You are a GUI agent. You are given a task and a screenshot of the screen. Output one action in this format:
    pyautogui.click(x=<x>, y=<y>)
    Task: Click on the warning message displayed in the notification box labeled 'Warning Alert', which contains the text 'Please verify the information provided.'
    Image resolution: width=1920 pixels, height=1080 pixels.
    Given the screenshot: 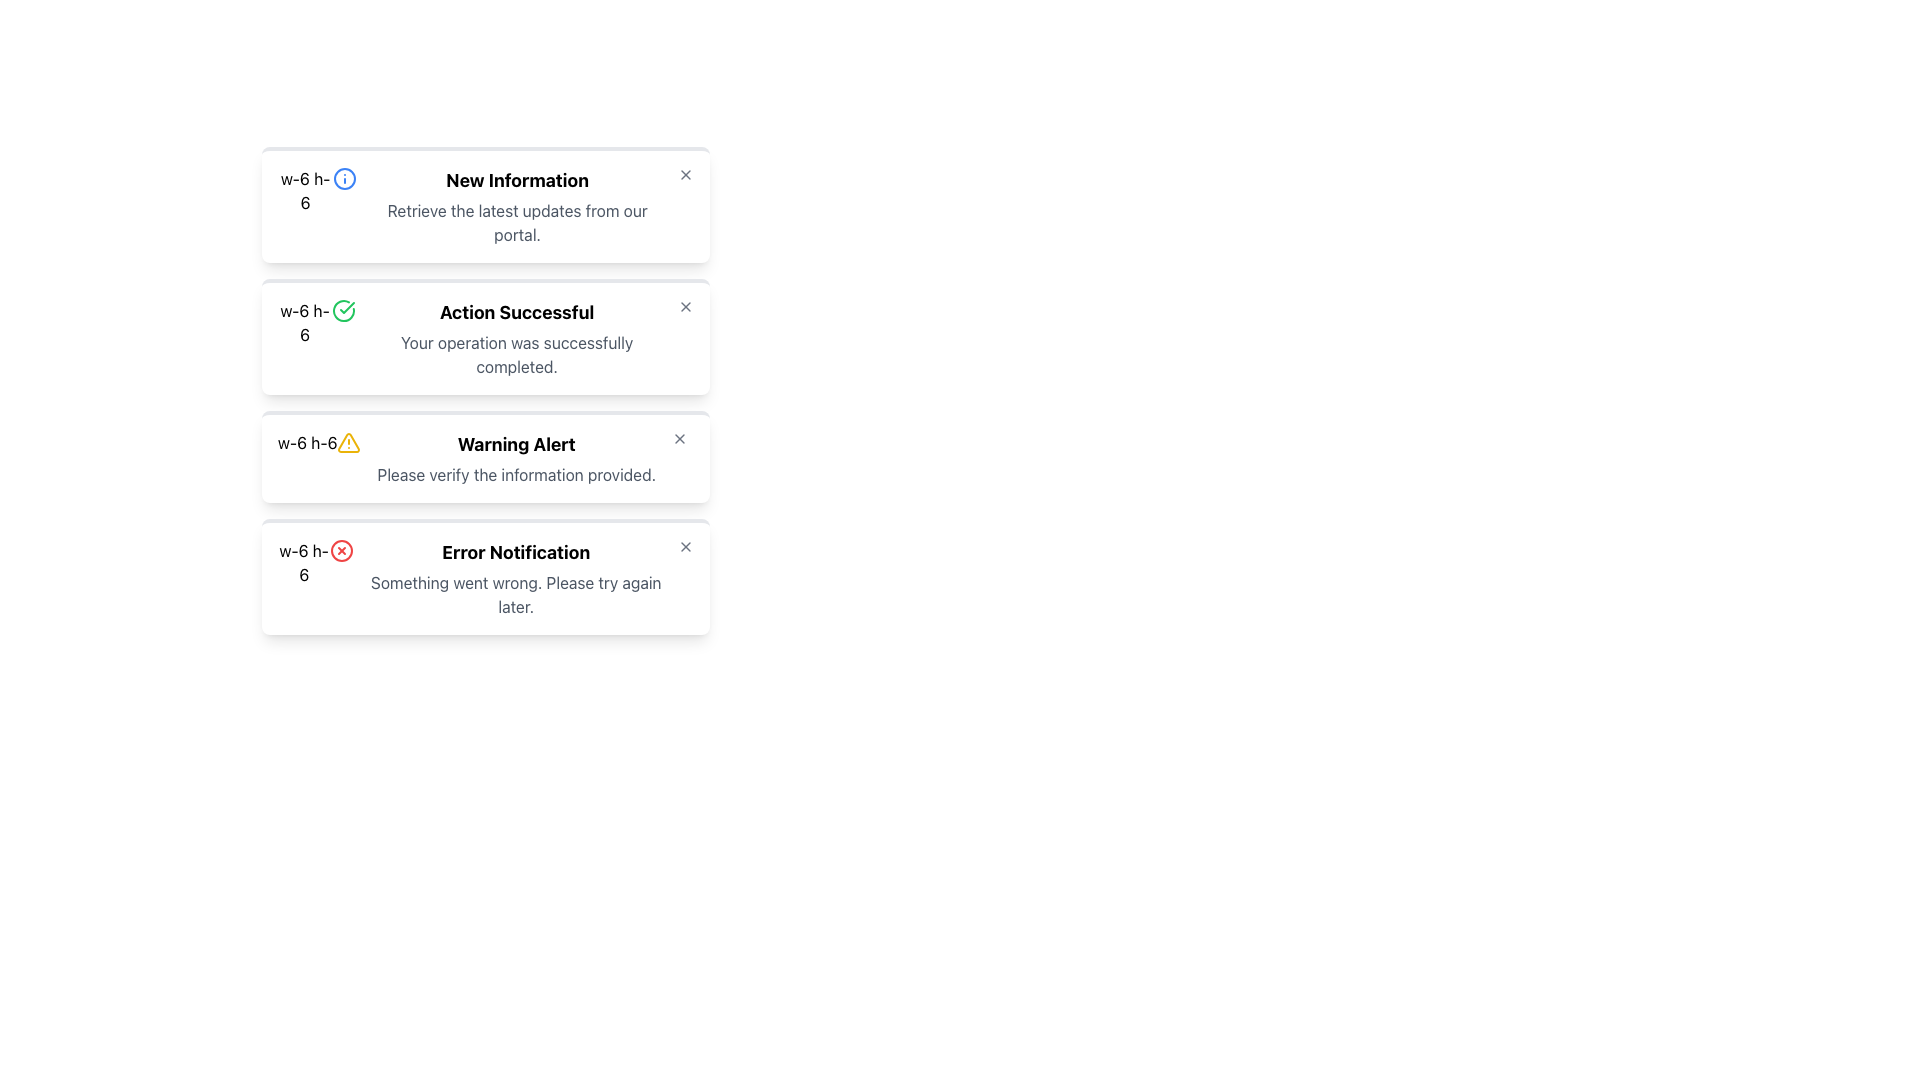 What is the action you would take?
    pyautogui.click(x=516, y=459)
    